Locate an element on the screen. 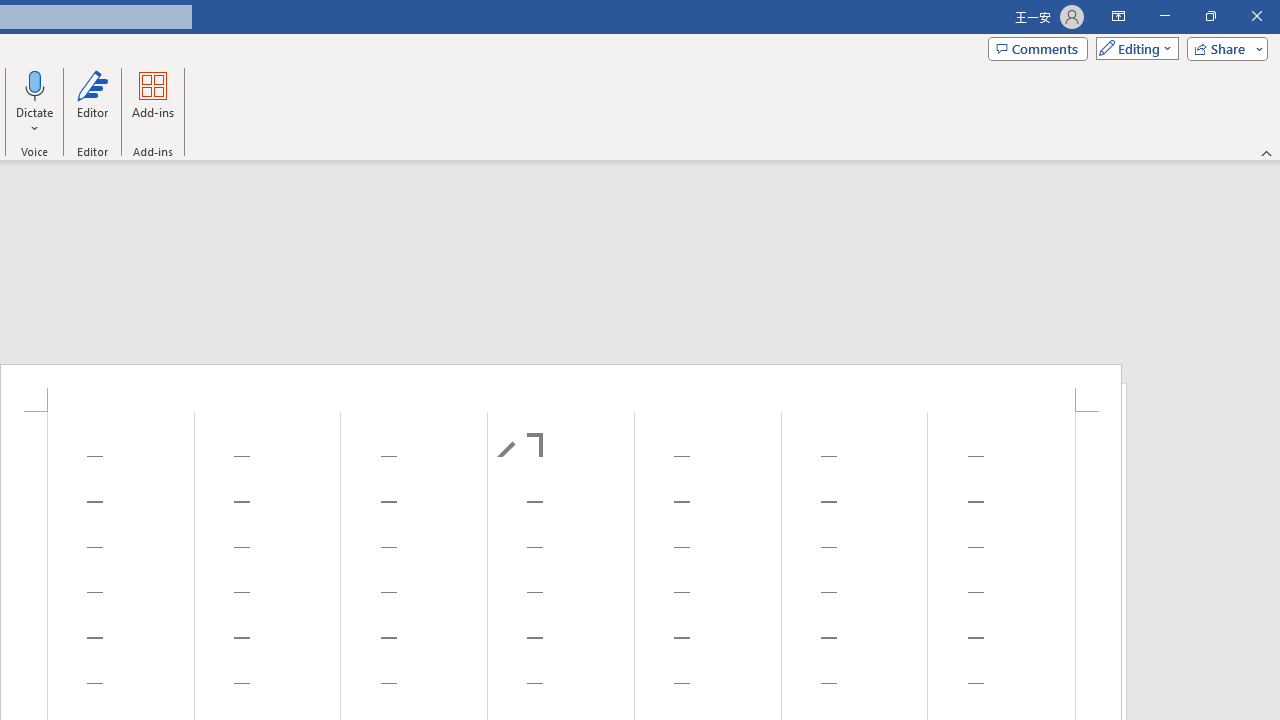 This screenshot has width=1280, height=720. 'Dictate' is located at coordinates (35, 84).